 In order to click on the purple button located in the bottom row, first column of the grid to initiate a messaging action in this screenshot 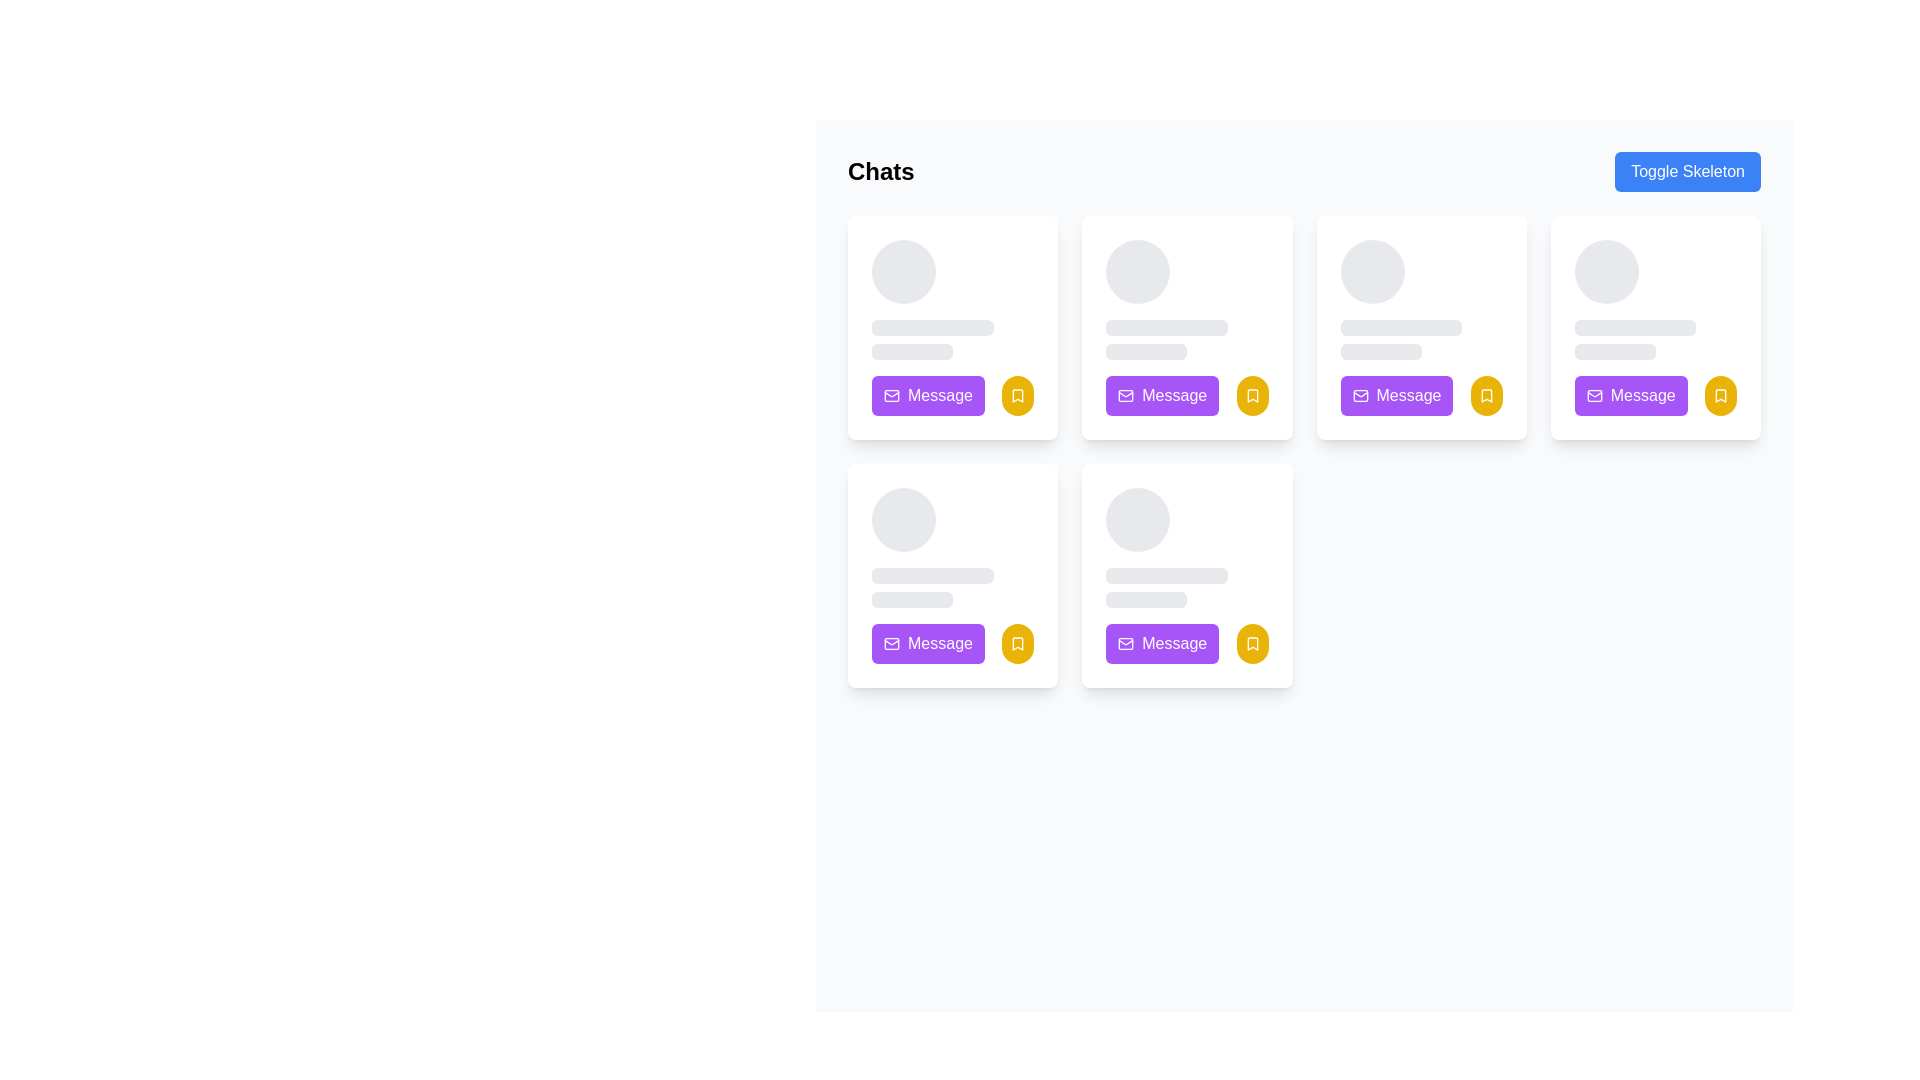, I will do `click(1187, 644)`.